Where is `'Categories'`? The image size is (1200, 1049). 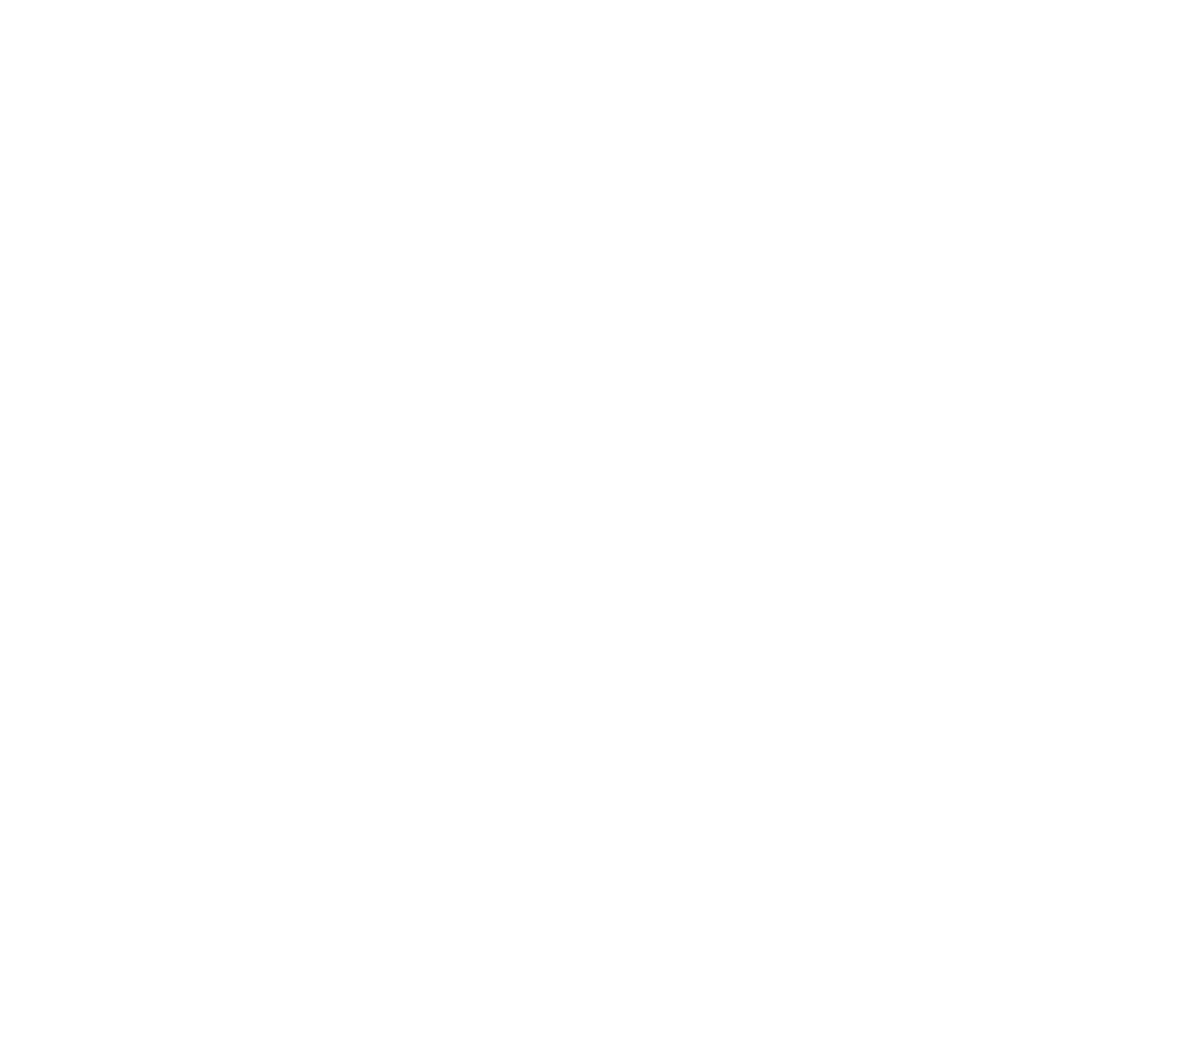 'Categories' is located at coordinates (240, 845).